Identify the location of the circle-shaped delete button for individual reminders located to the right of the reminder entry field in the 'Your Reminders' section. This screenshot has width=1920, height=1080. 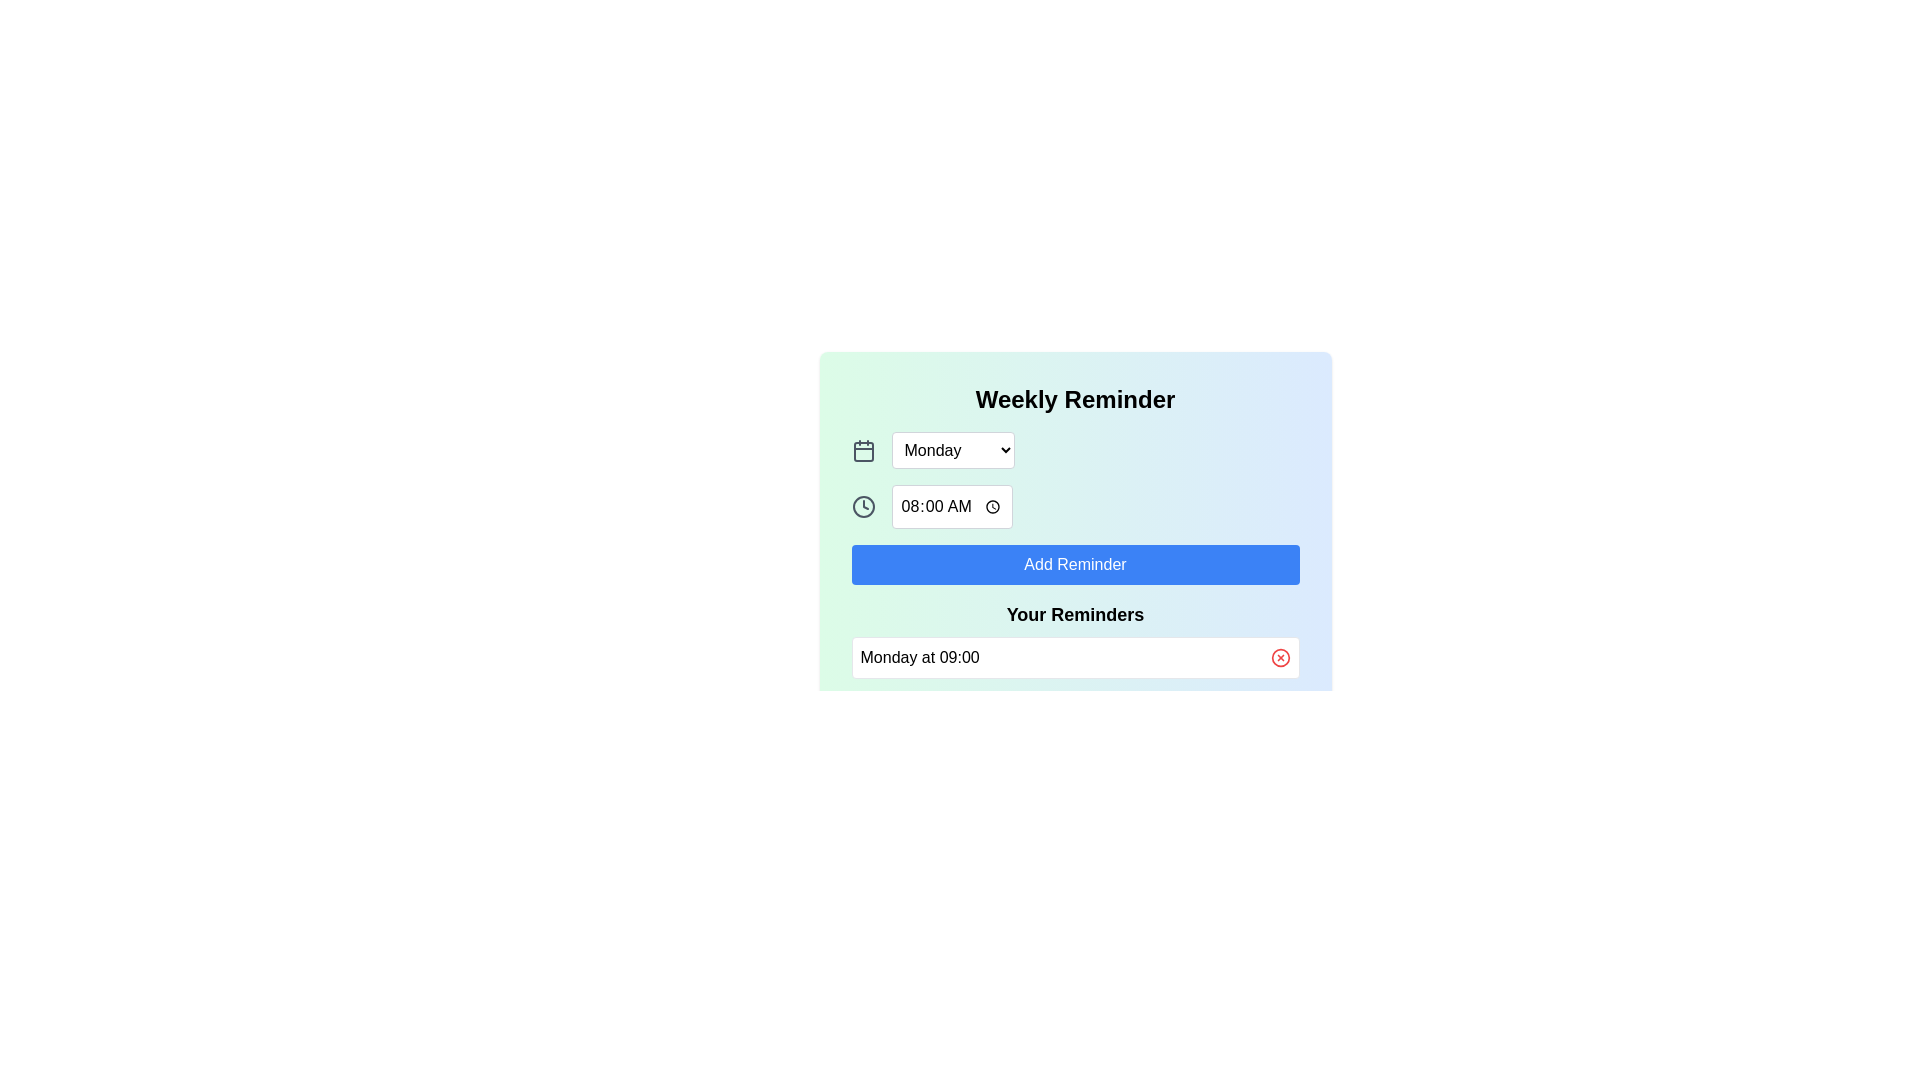
(1280, 658).